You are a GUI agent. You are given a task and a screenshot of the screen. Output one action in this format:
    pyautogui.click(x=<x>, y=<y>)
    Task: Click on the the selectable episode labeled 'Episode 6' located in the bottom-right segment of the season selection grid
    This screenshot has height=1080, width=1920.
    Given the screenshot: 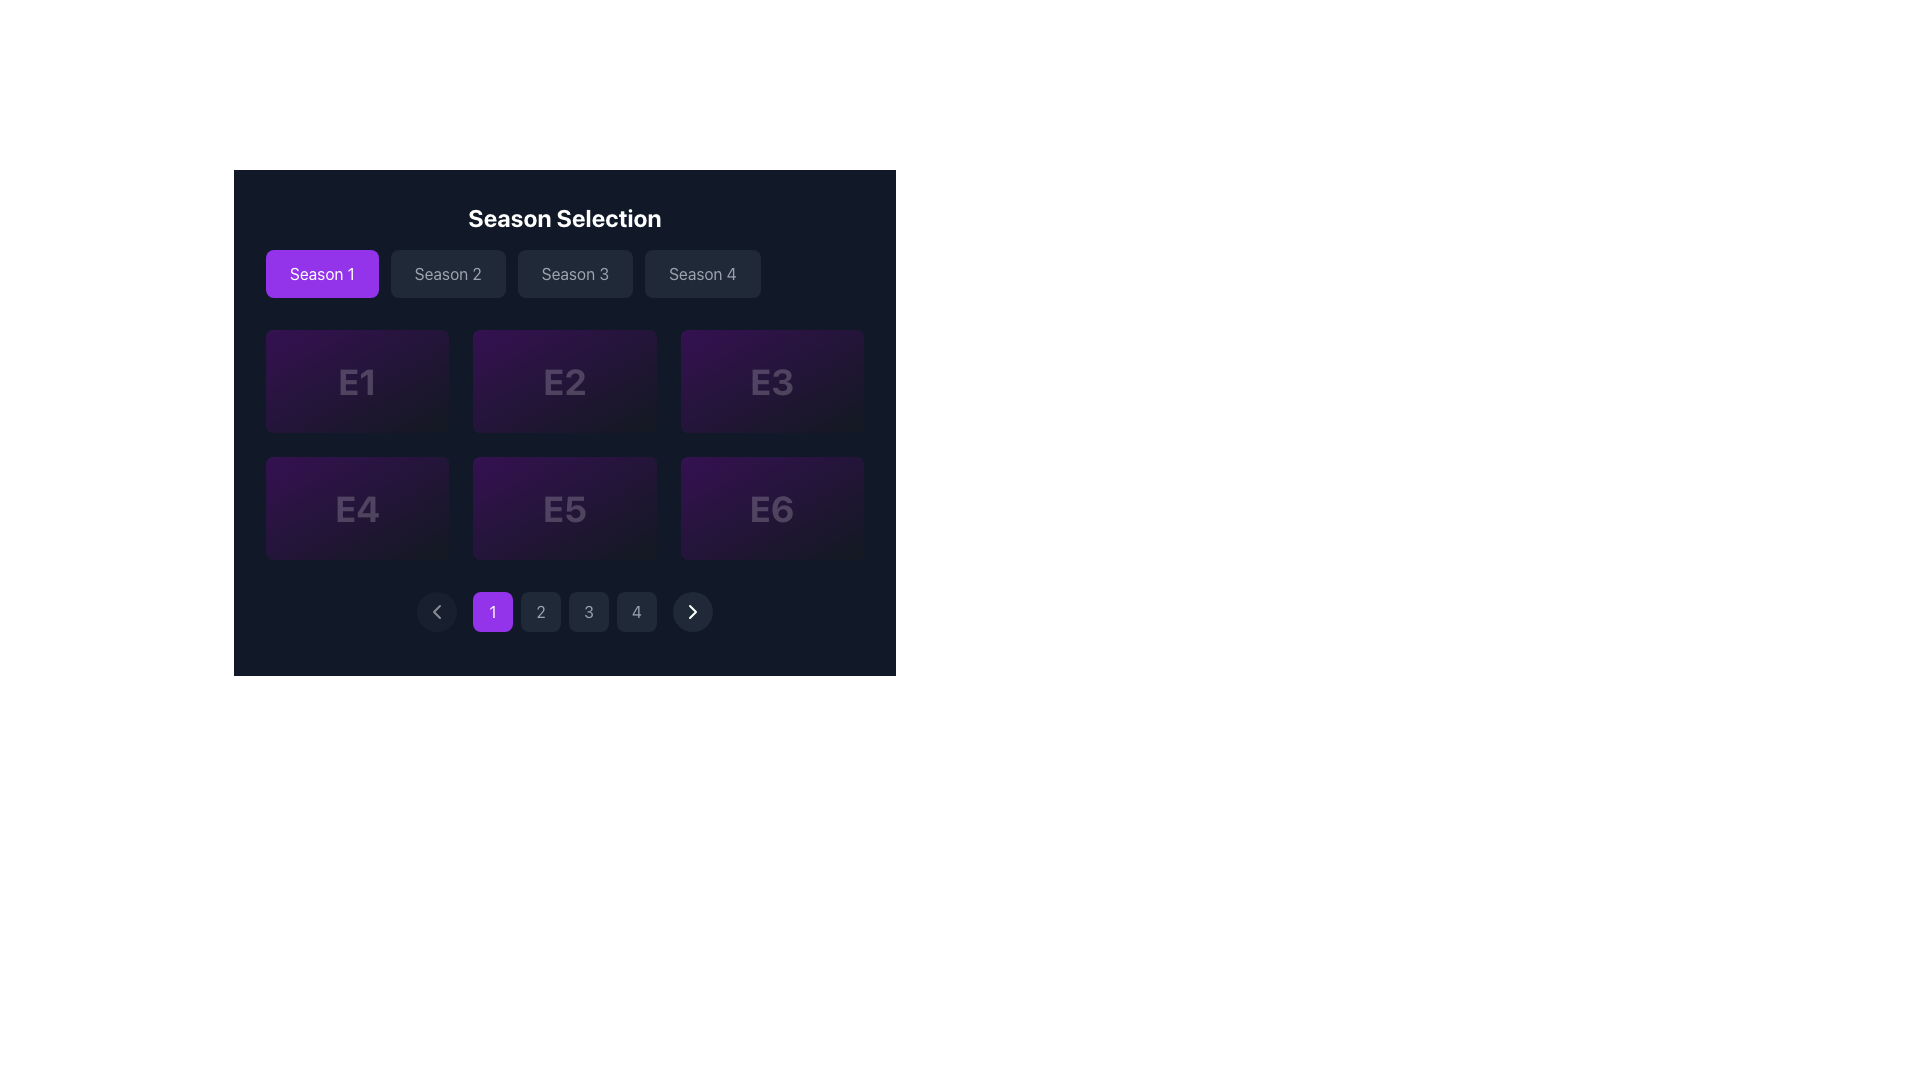 What is the action you would take?
    pyautogui.click(x=771, y=507)
    